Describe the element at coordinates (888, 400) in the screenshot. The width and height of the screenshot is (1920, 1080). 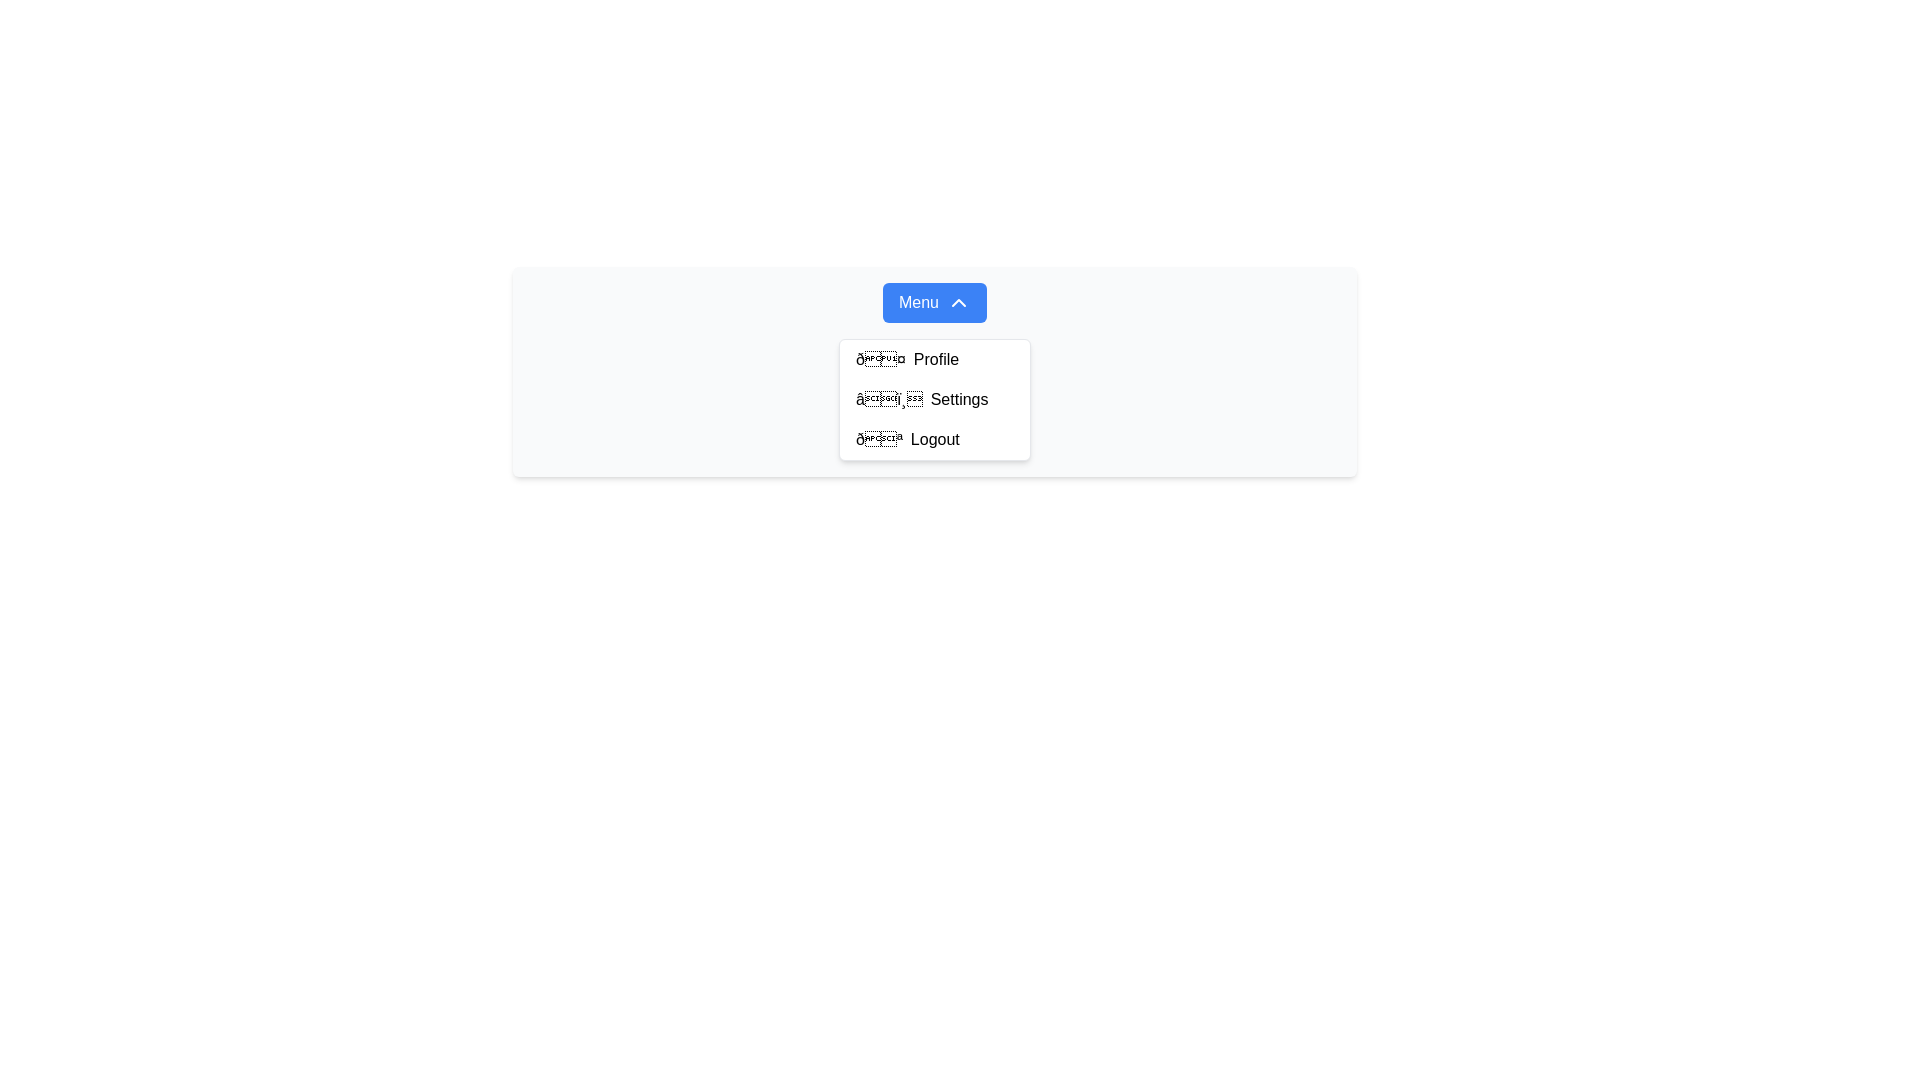
I see `the gear icon in the dropdown menu associated with settings, located to the left of the word 'Settings'` at that location.